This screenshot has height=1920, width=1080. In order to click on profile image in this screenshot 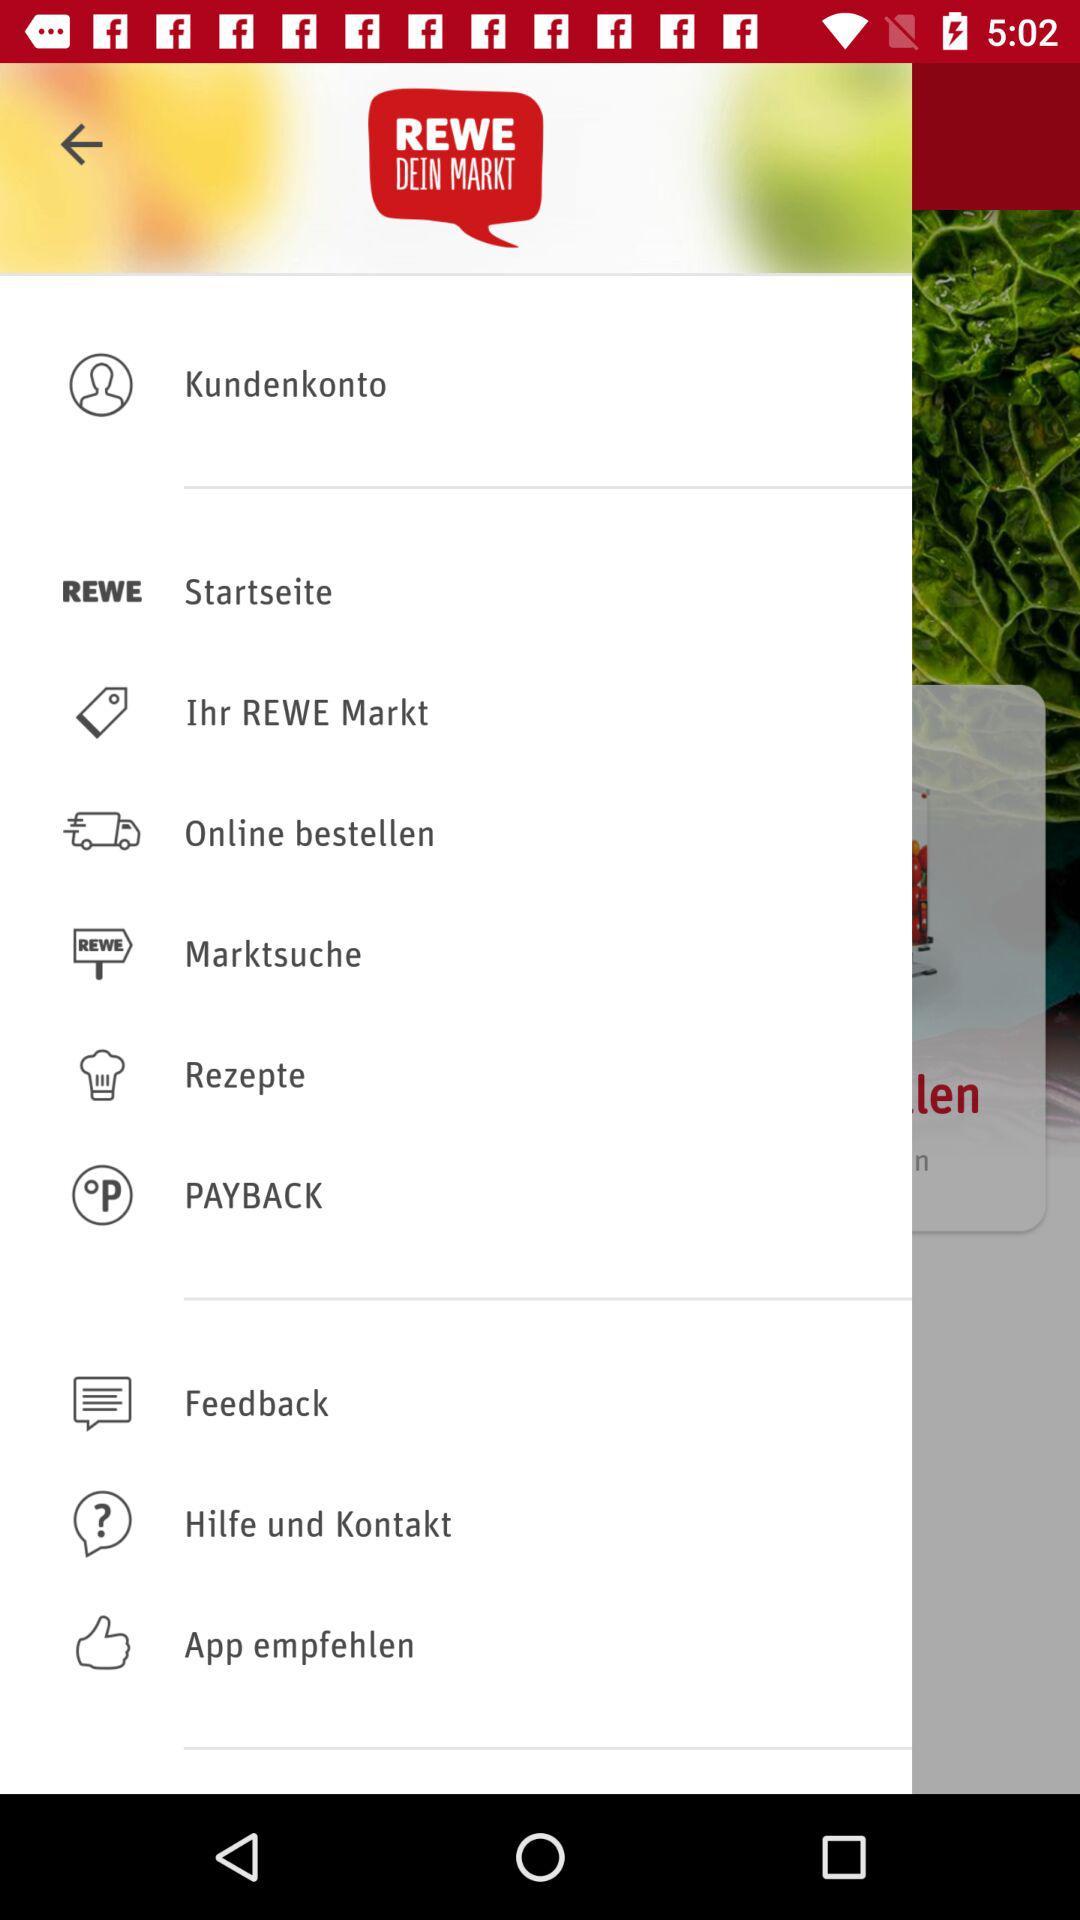, I will do `click(102, 383)`.